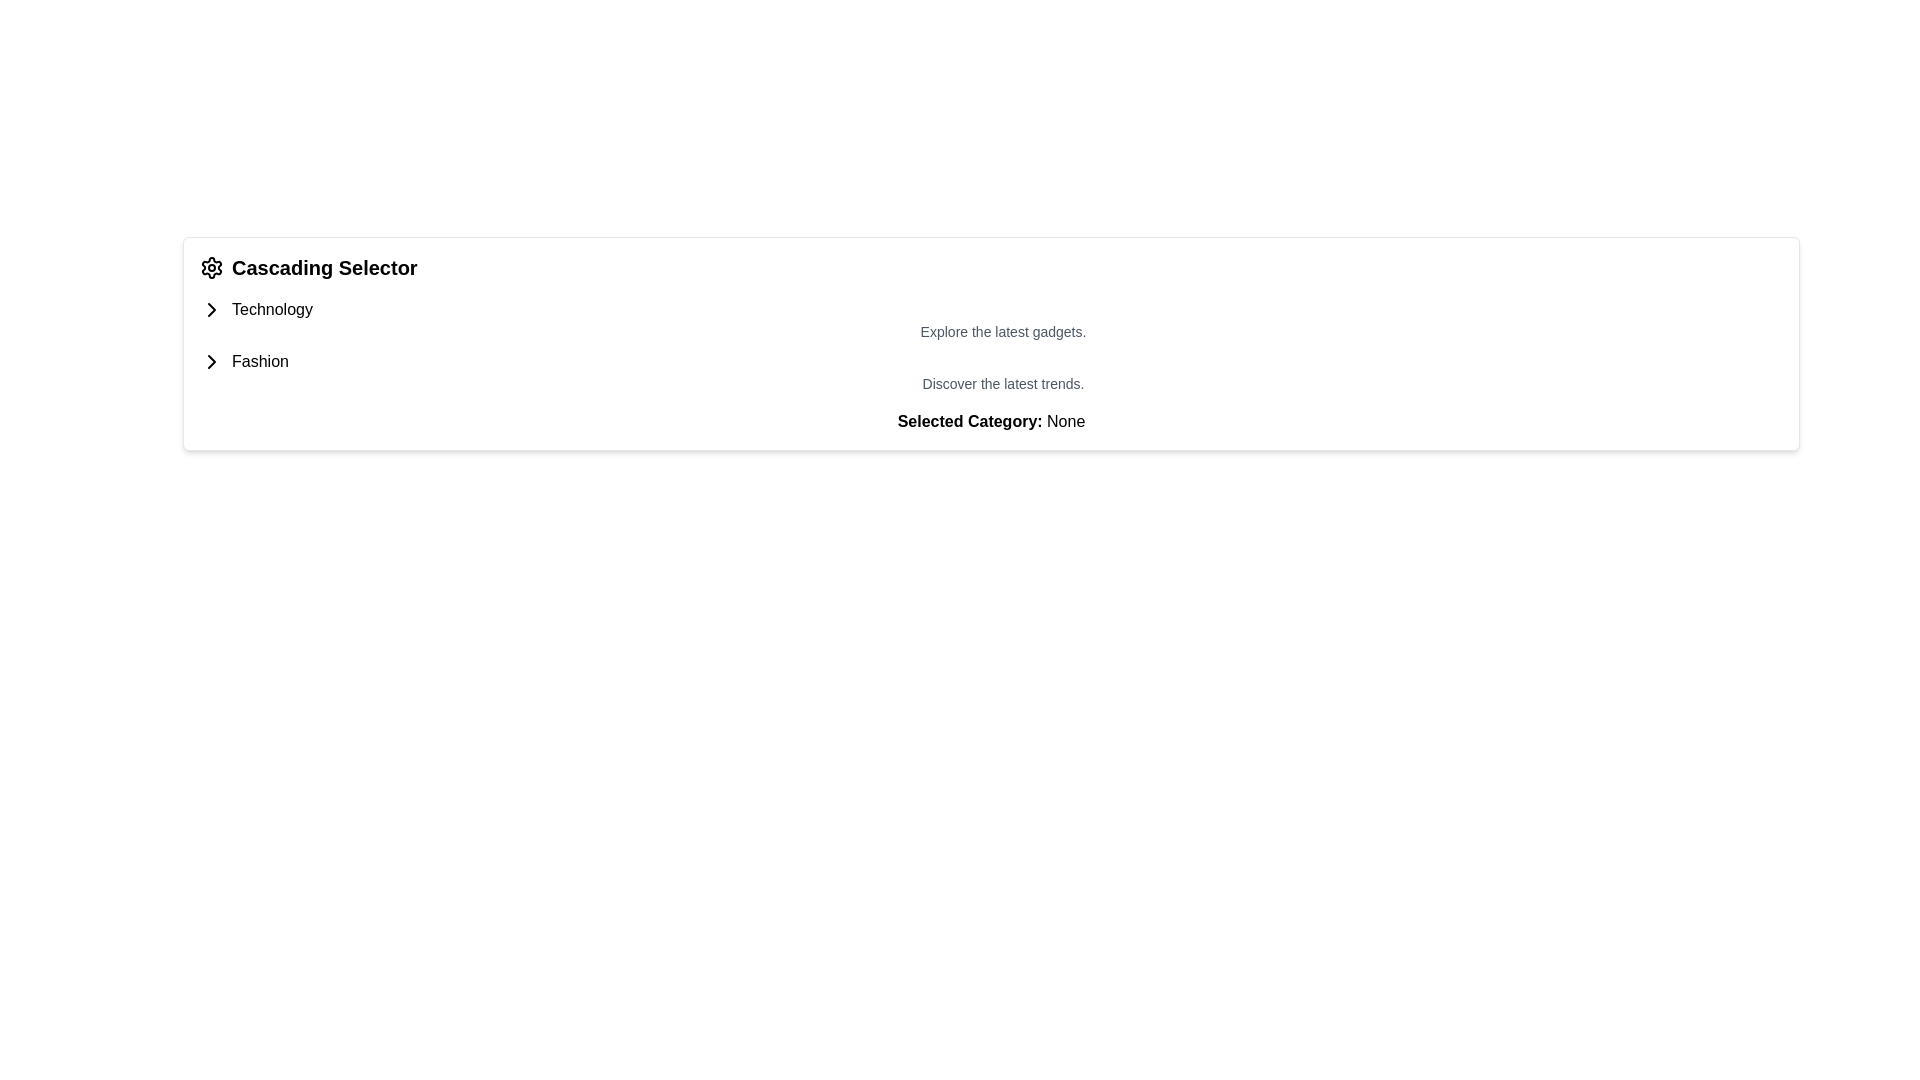  Describe the element at coordinates (211, 309) in the screenshot. I see `the expandable/collapsible 'Fashion' category icon located to the left of the 'Fashion' label` at that location.